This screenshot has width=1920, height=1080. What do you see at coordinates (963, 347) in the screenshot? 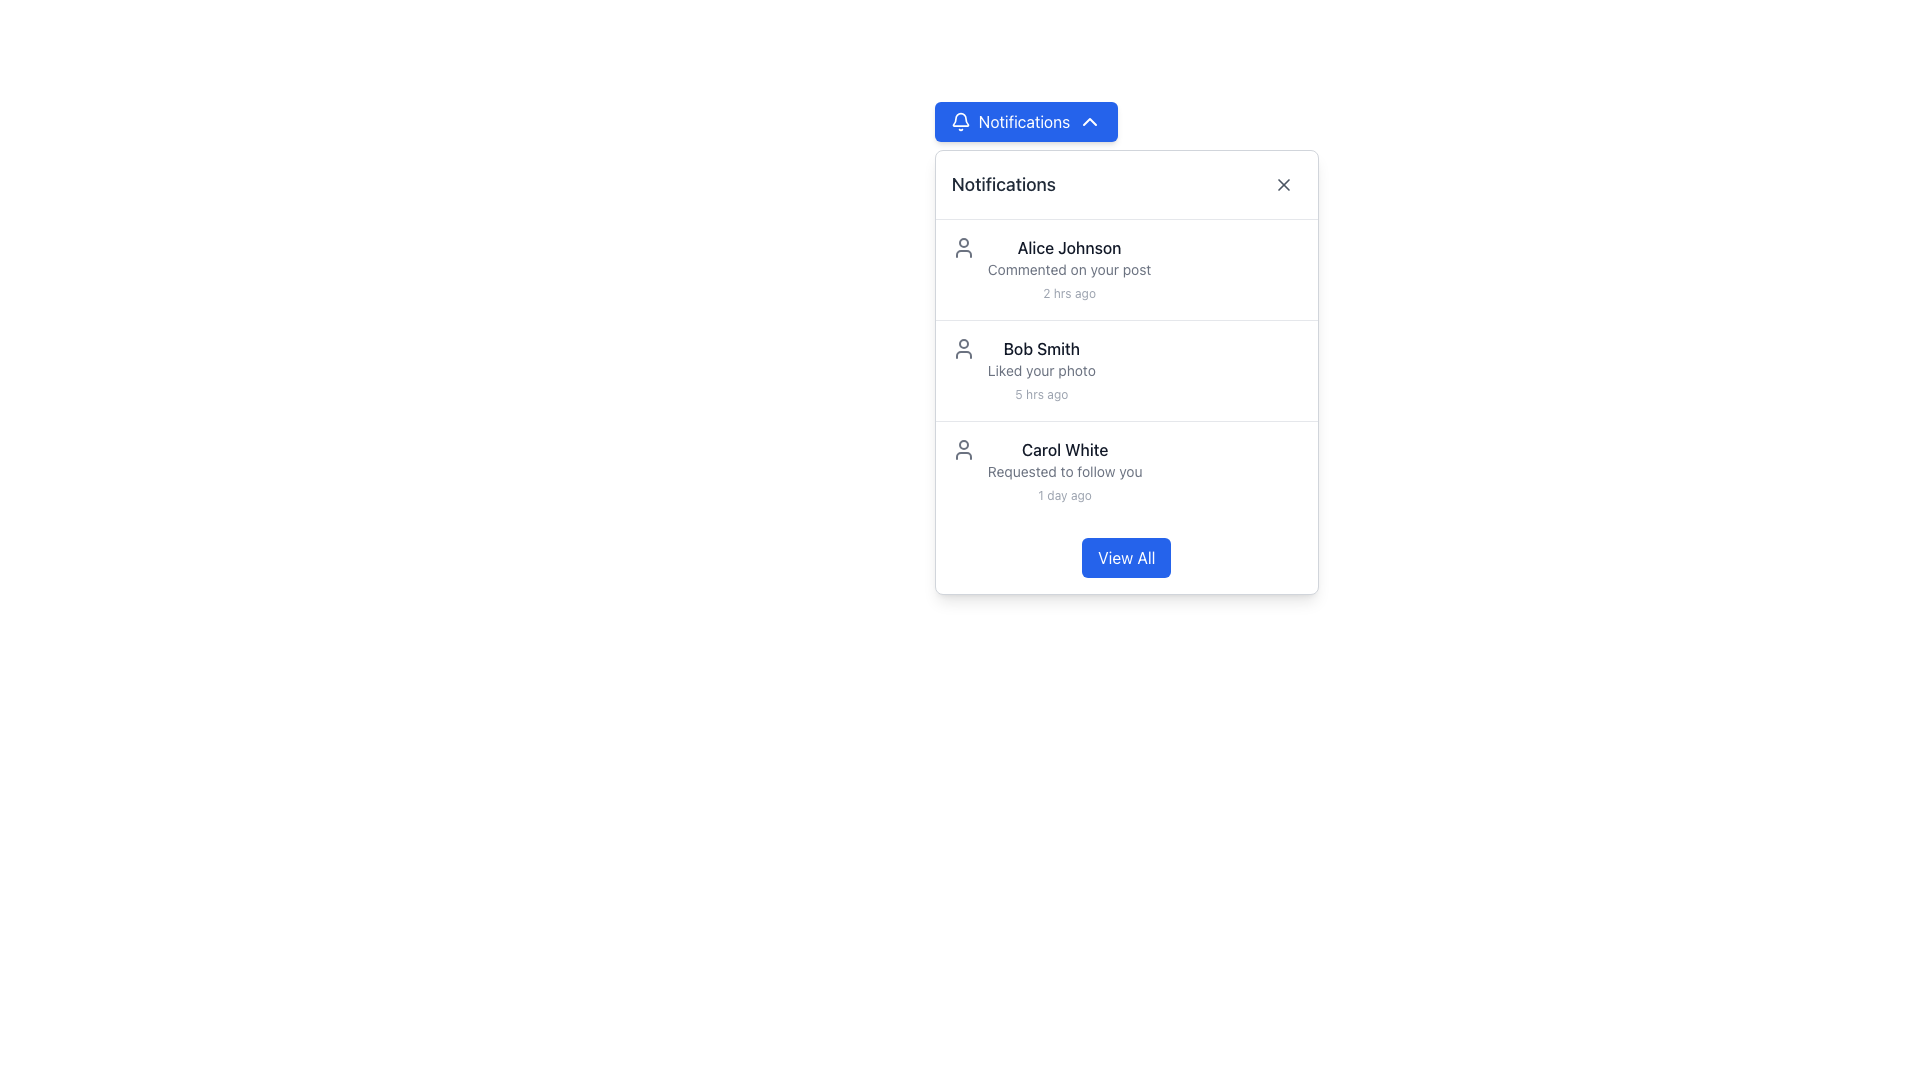
I see `the user icon representing 'Bob Smith' in the notification section titled 'Bob Smith Liked your photo.'` at bounding box center [963, 347].